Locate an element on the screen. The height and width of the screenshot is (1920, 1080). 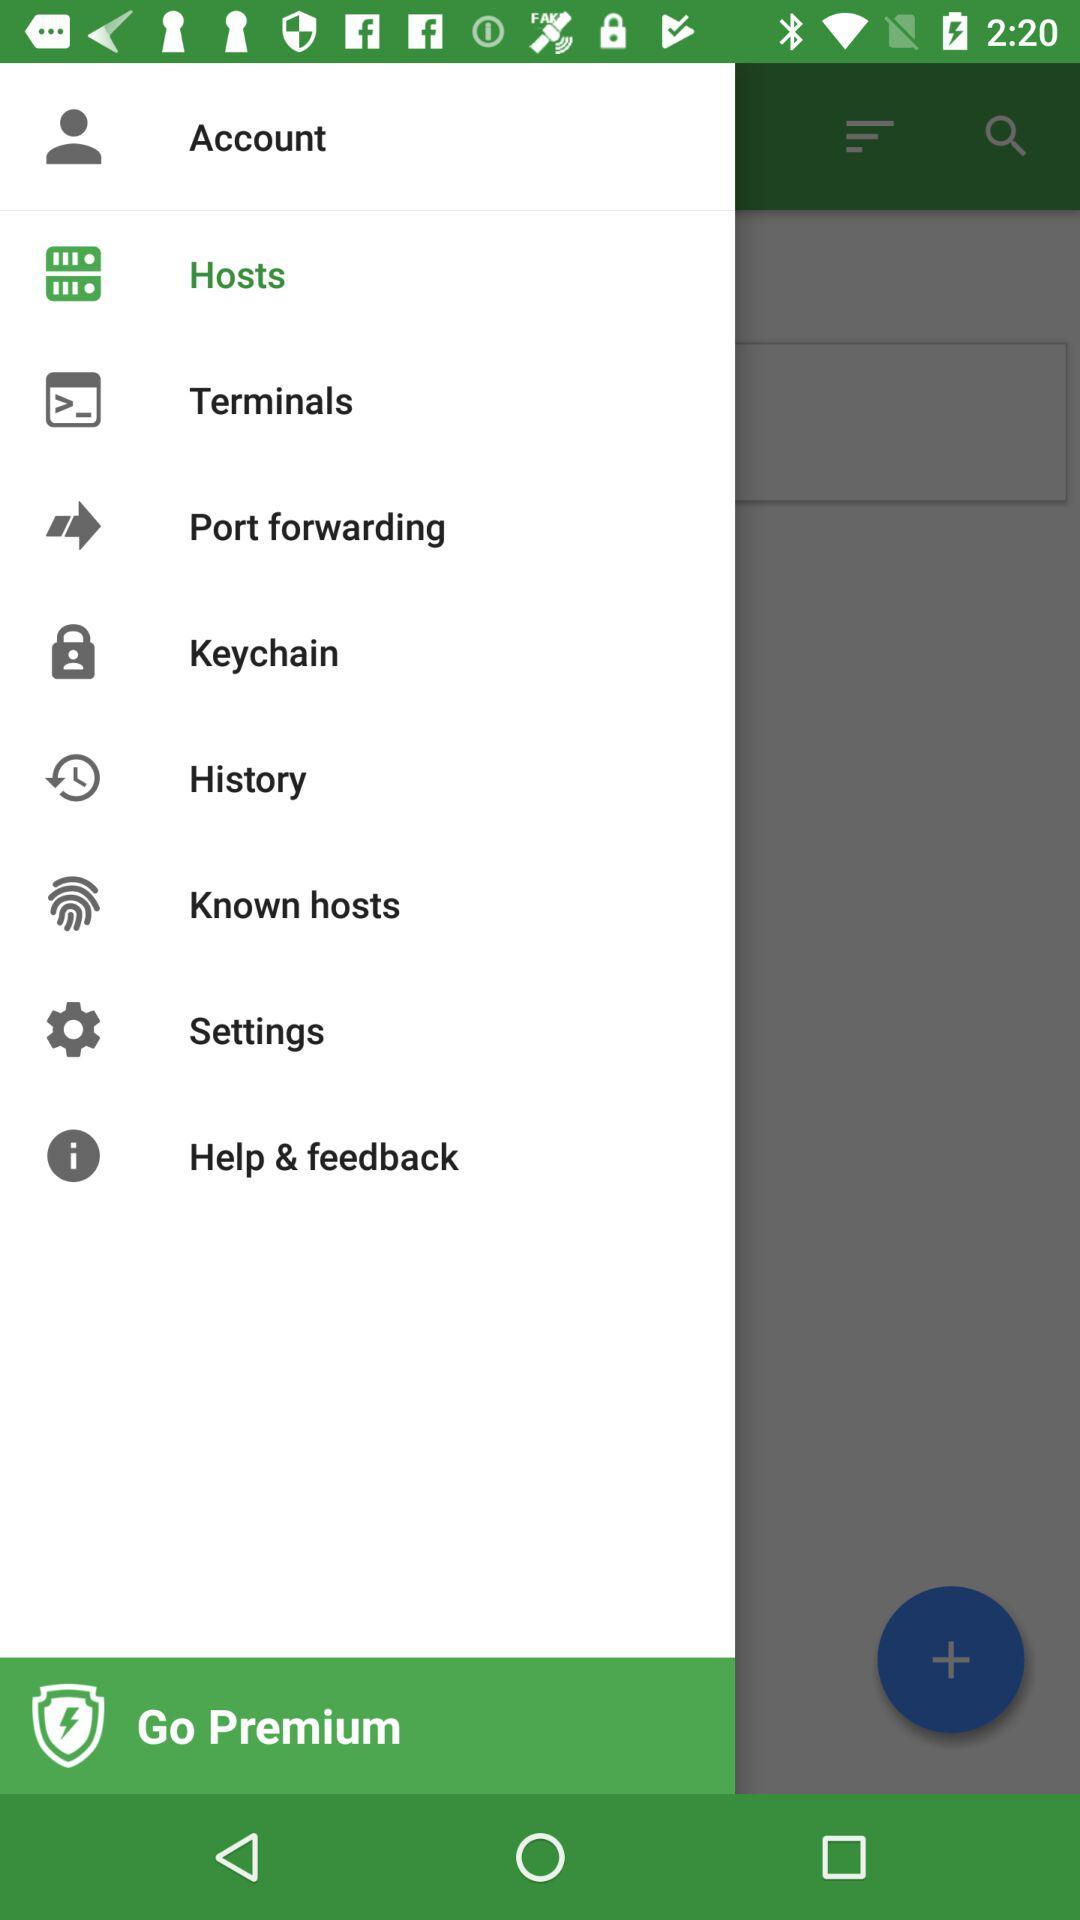
the add icon is located at coordinates (950, 1659).